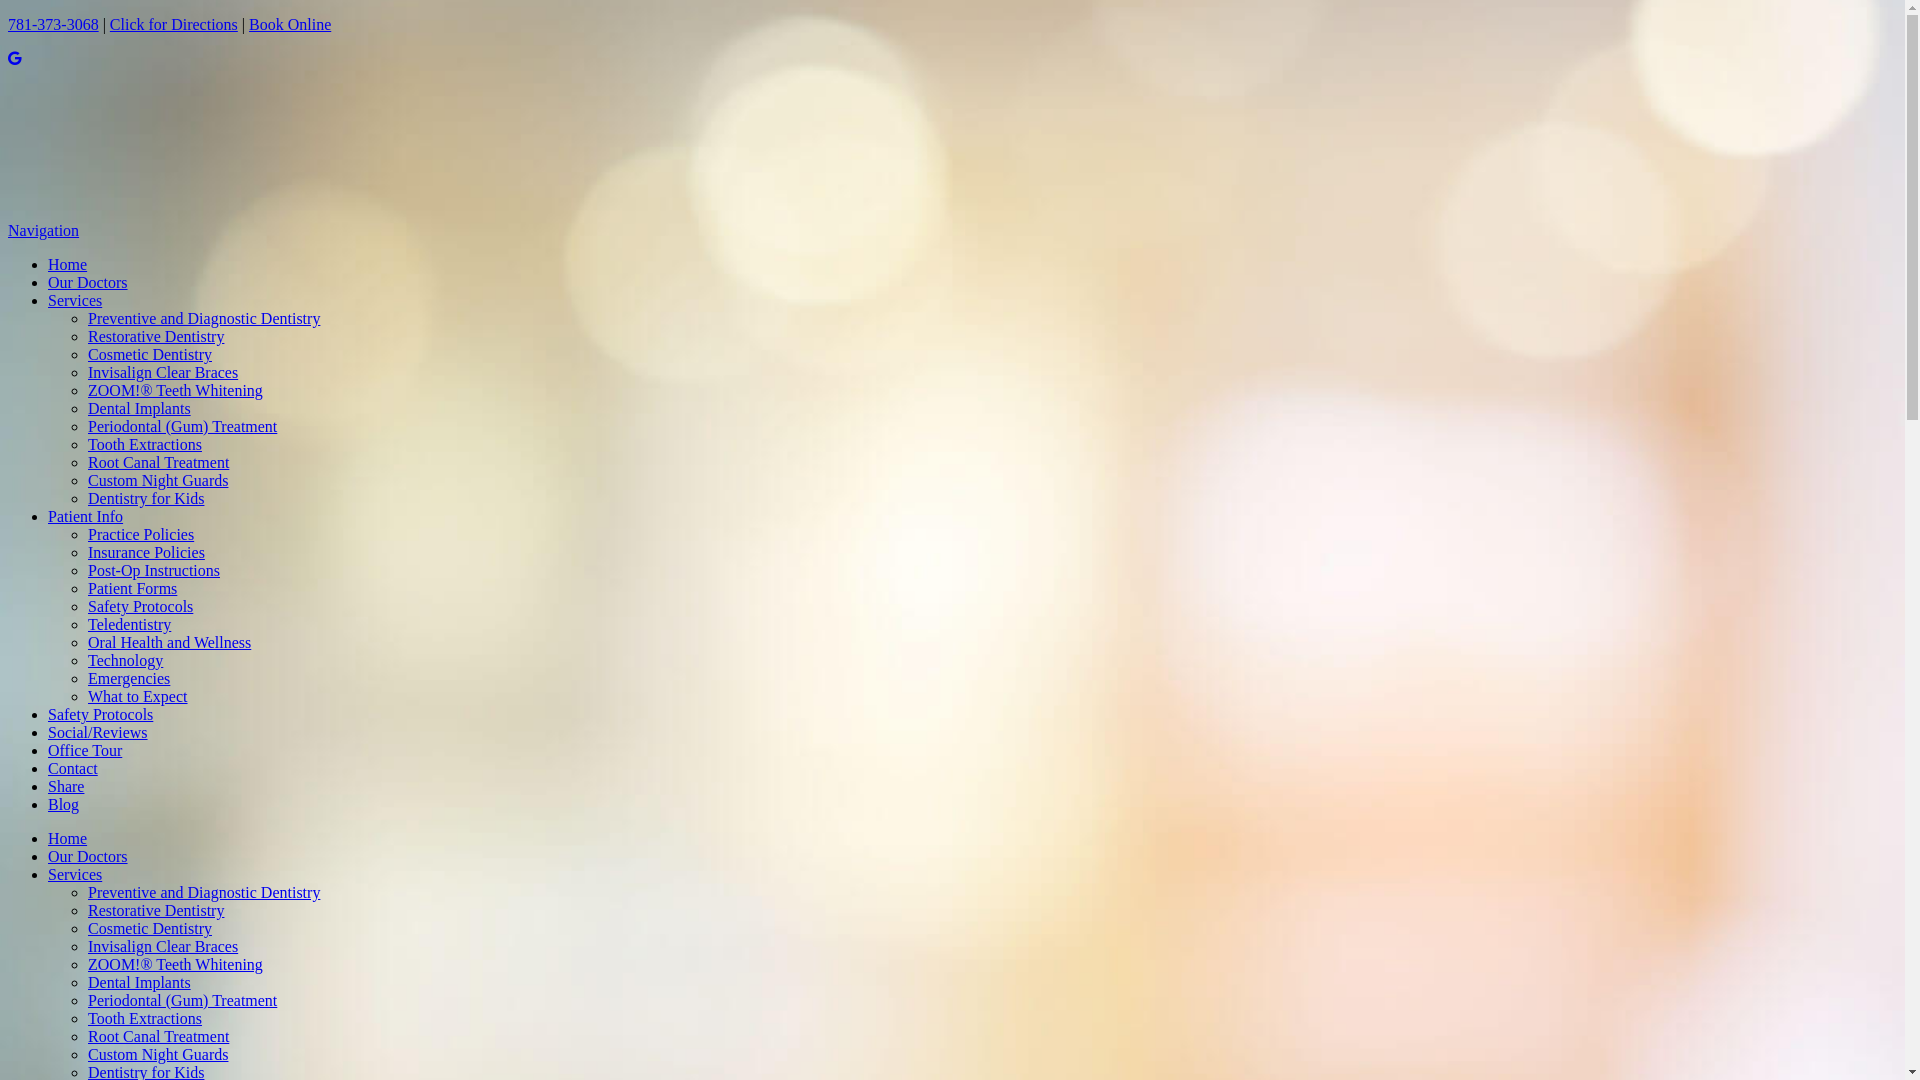  What do you see at coordinates (86, 443) in the screenshot?
I see `'Tooth Extractions'` at bounding box center [86, 443].